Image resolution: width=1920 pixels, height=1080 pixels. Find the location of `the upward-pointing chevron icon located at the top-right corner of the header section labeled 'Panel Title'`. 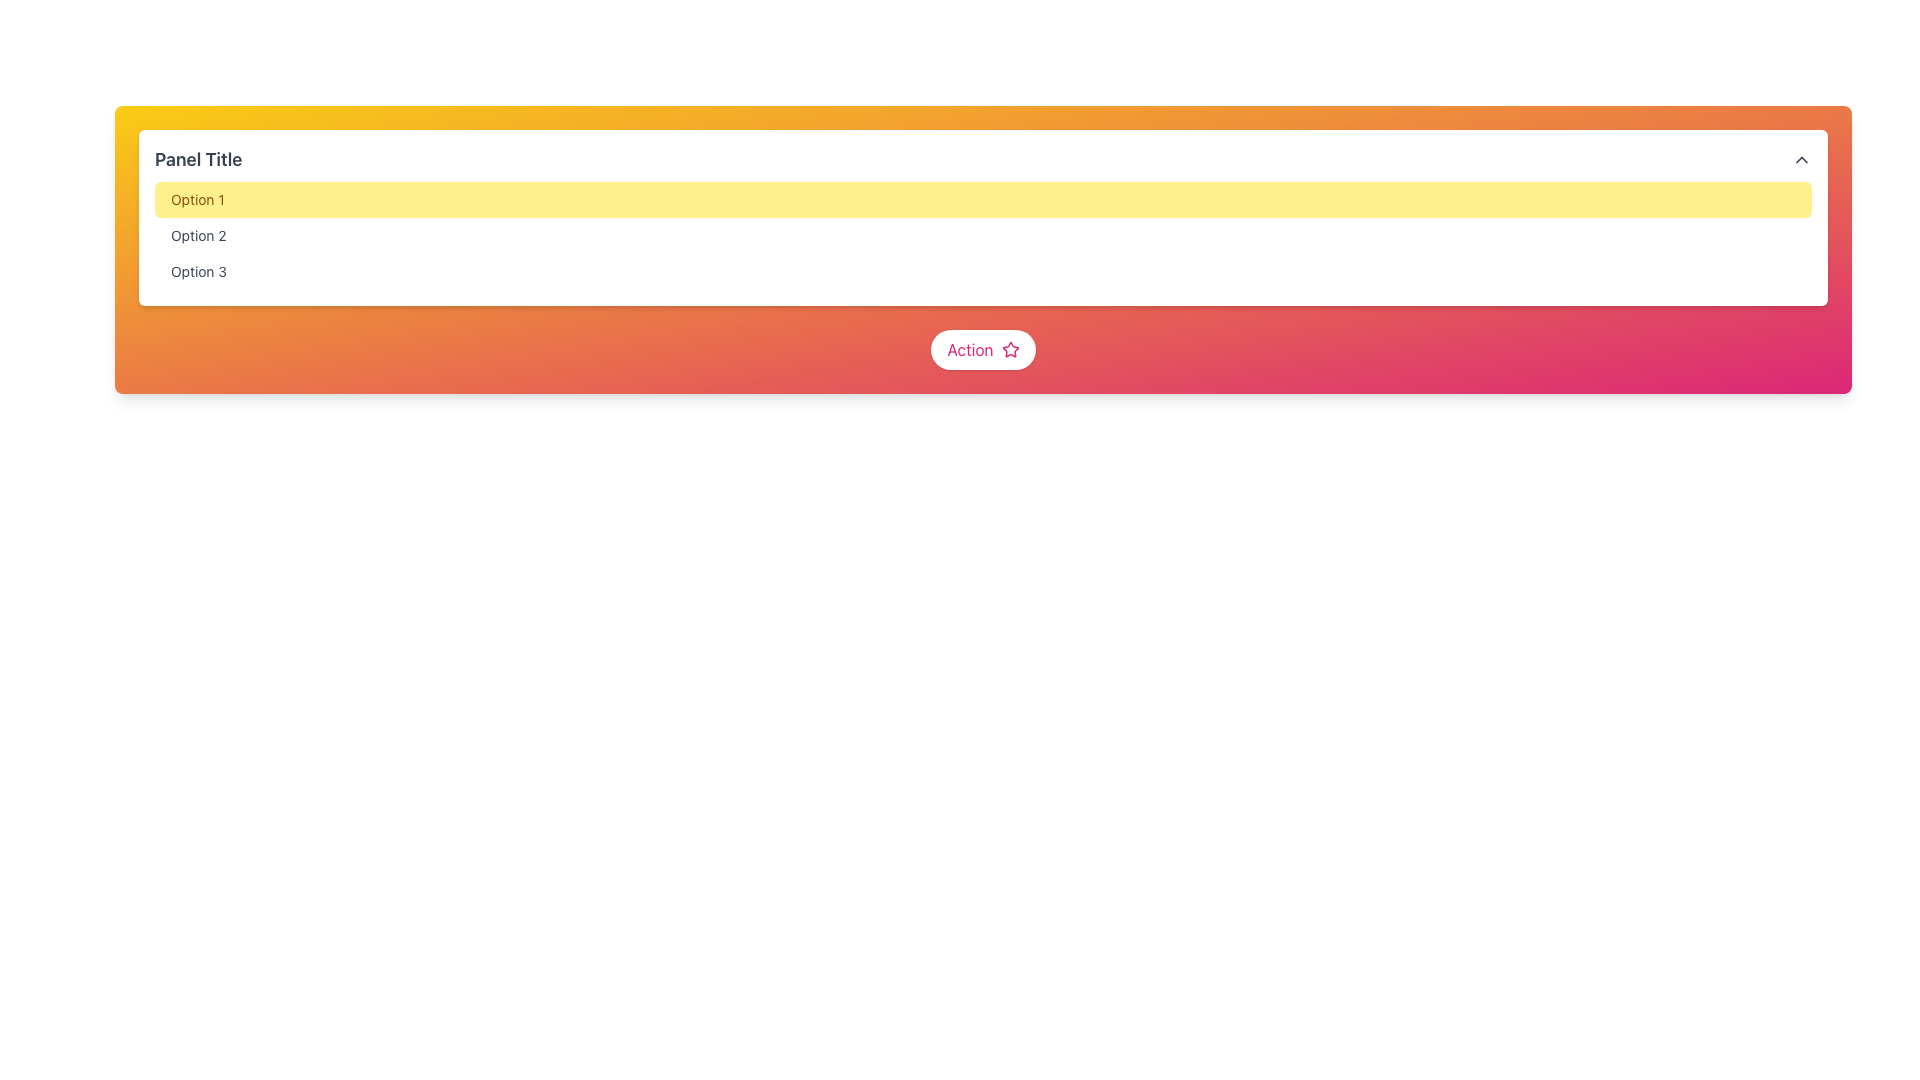

the upward-pointing chevron icon located at the top-right corner of the header section labeled 'Panel Title' is located at coordinates (1801, 158).